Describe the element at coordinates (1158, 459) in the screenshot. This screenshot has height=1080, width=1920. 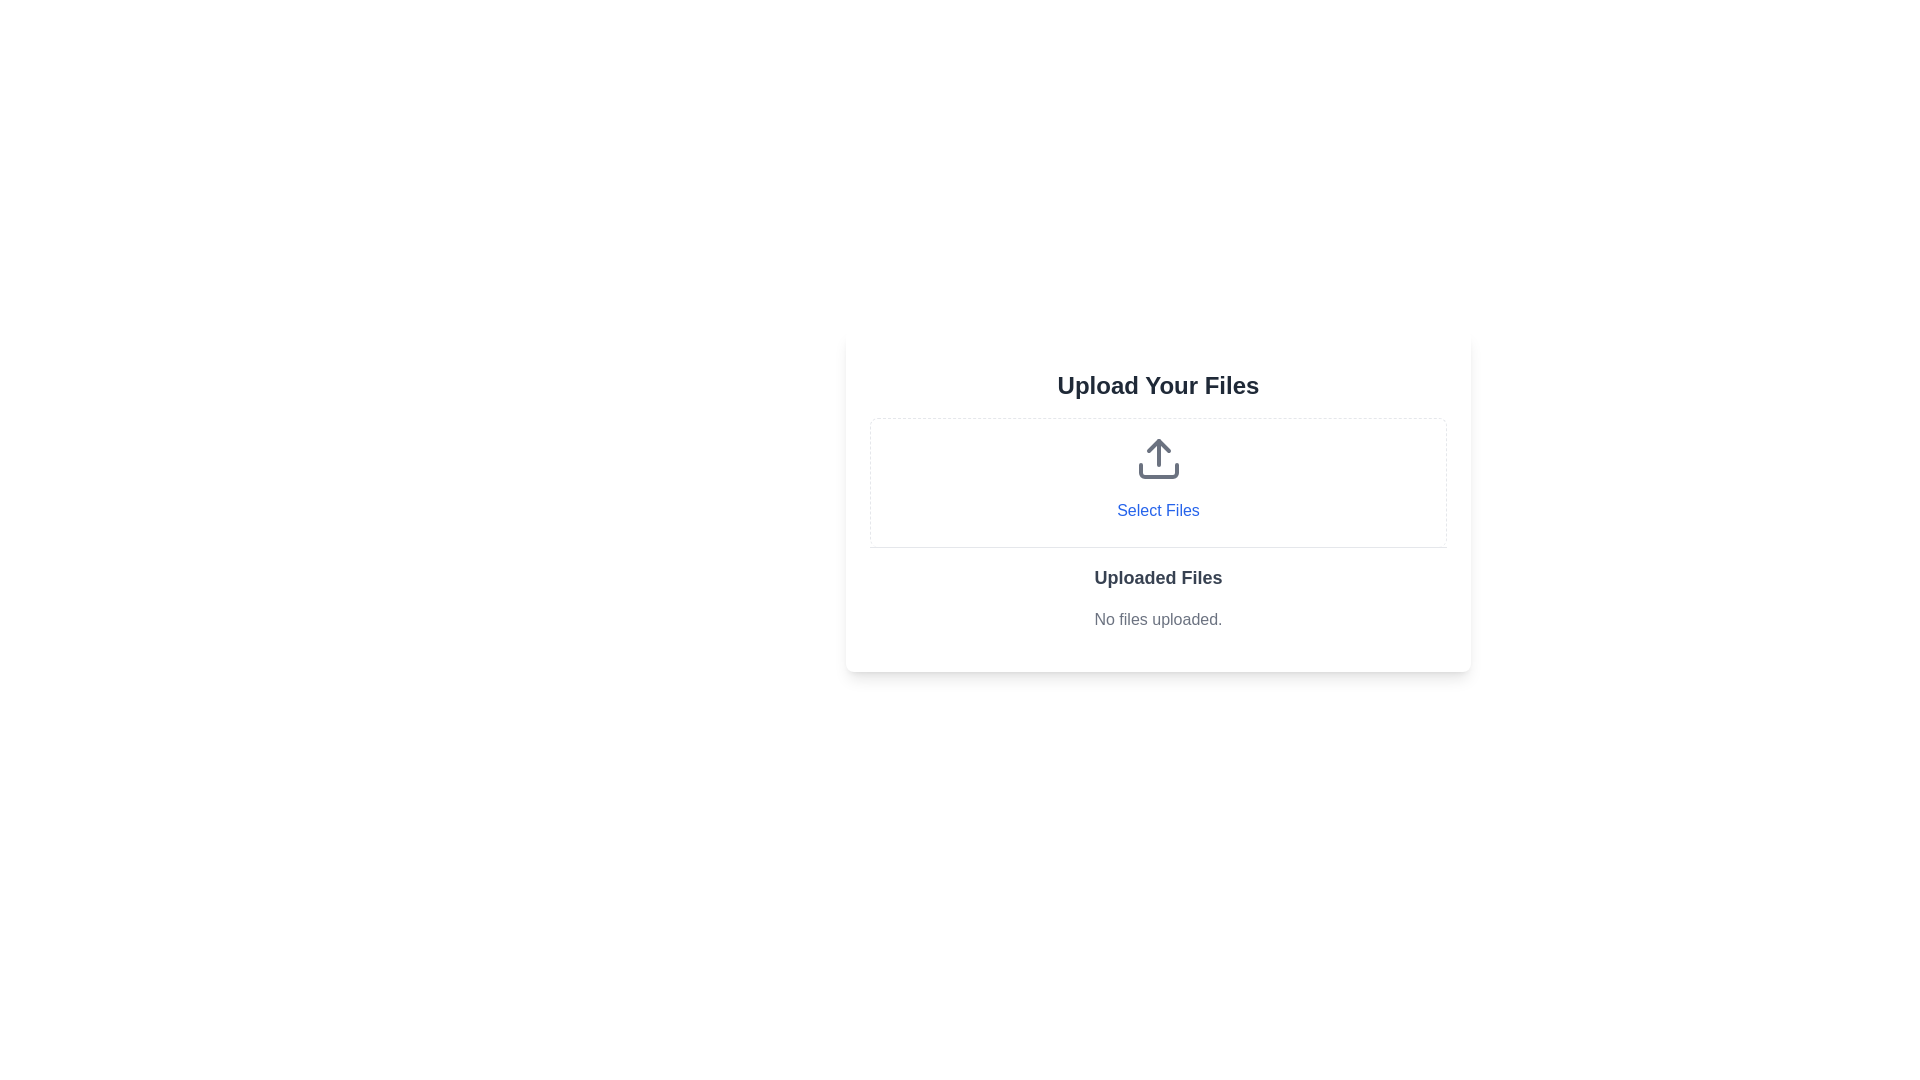
I see `the upload icon, which features an upward-pointing arrow above a rectangular shape, located within the 'Select Files' button area under 'Upload Your Files'` at that location.